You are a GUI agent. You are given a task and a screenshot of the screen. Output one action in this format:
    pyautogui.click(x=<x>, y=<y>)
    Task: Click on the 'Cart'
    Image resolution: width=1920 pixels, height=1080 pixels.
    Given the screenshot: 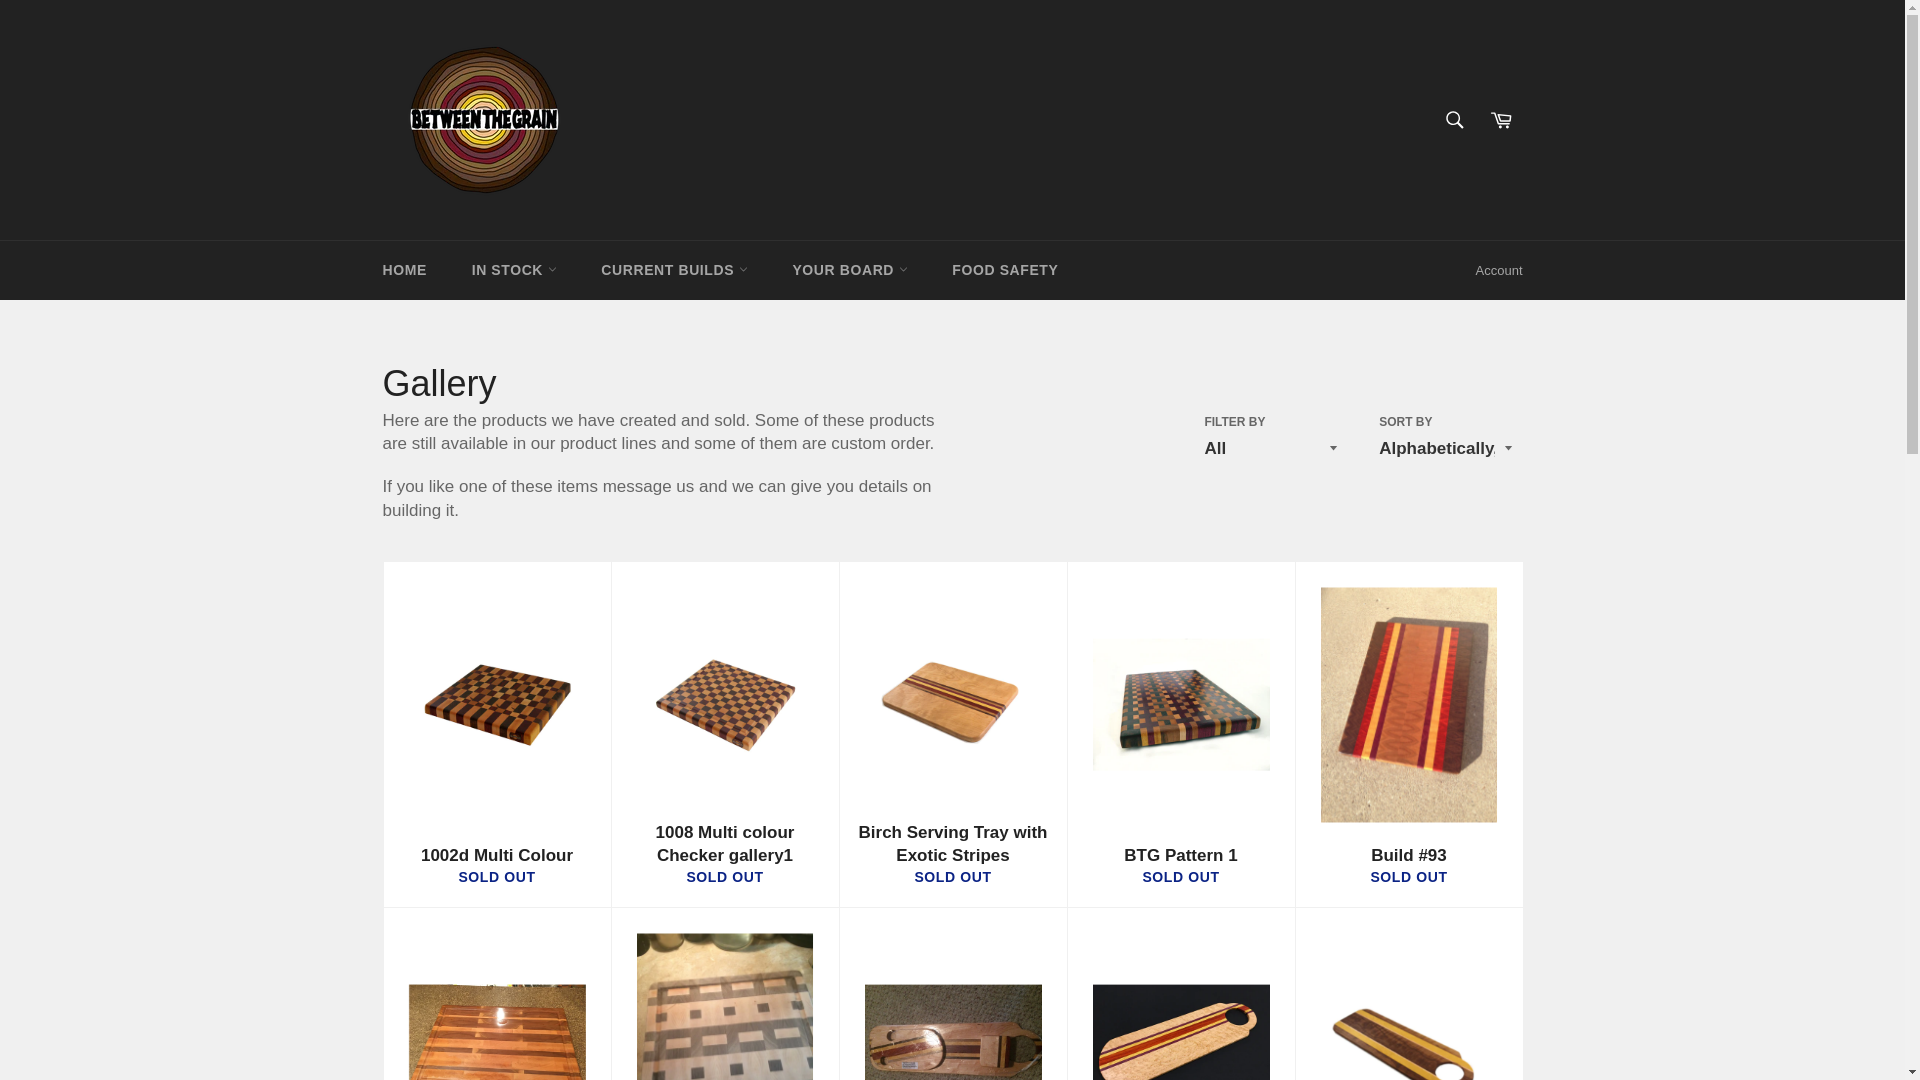 What is the action you would take?
    pyautogui.click(x=1501, y=119)
    